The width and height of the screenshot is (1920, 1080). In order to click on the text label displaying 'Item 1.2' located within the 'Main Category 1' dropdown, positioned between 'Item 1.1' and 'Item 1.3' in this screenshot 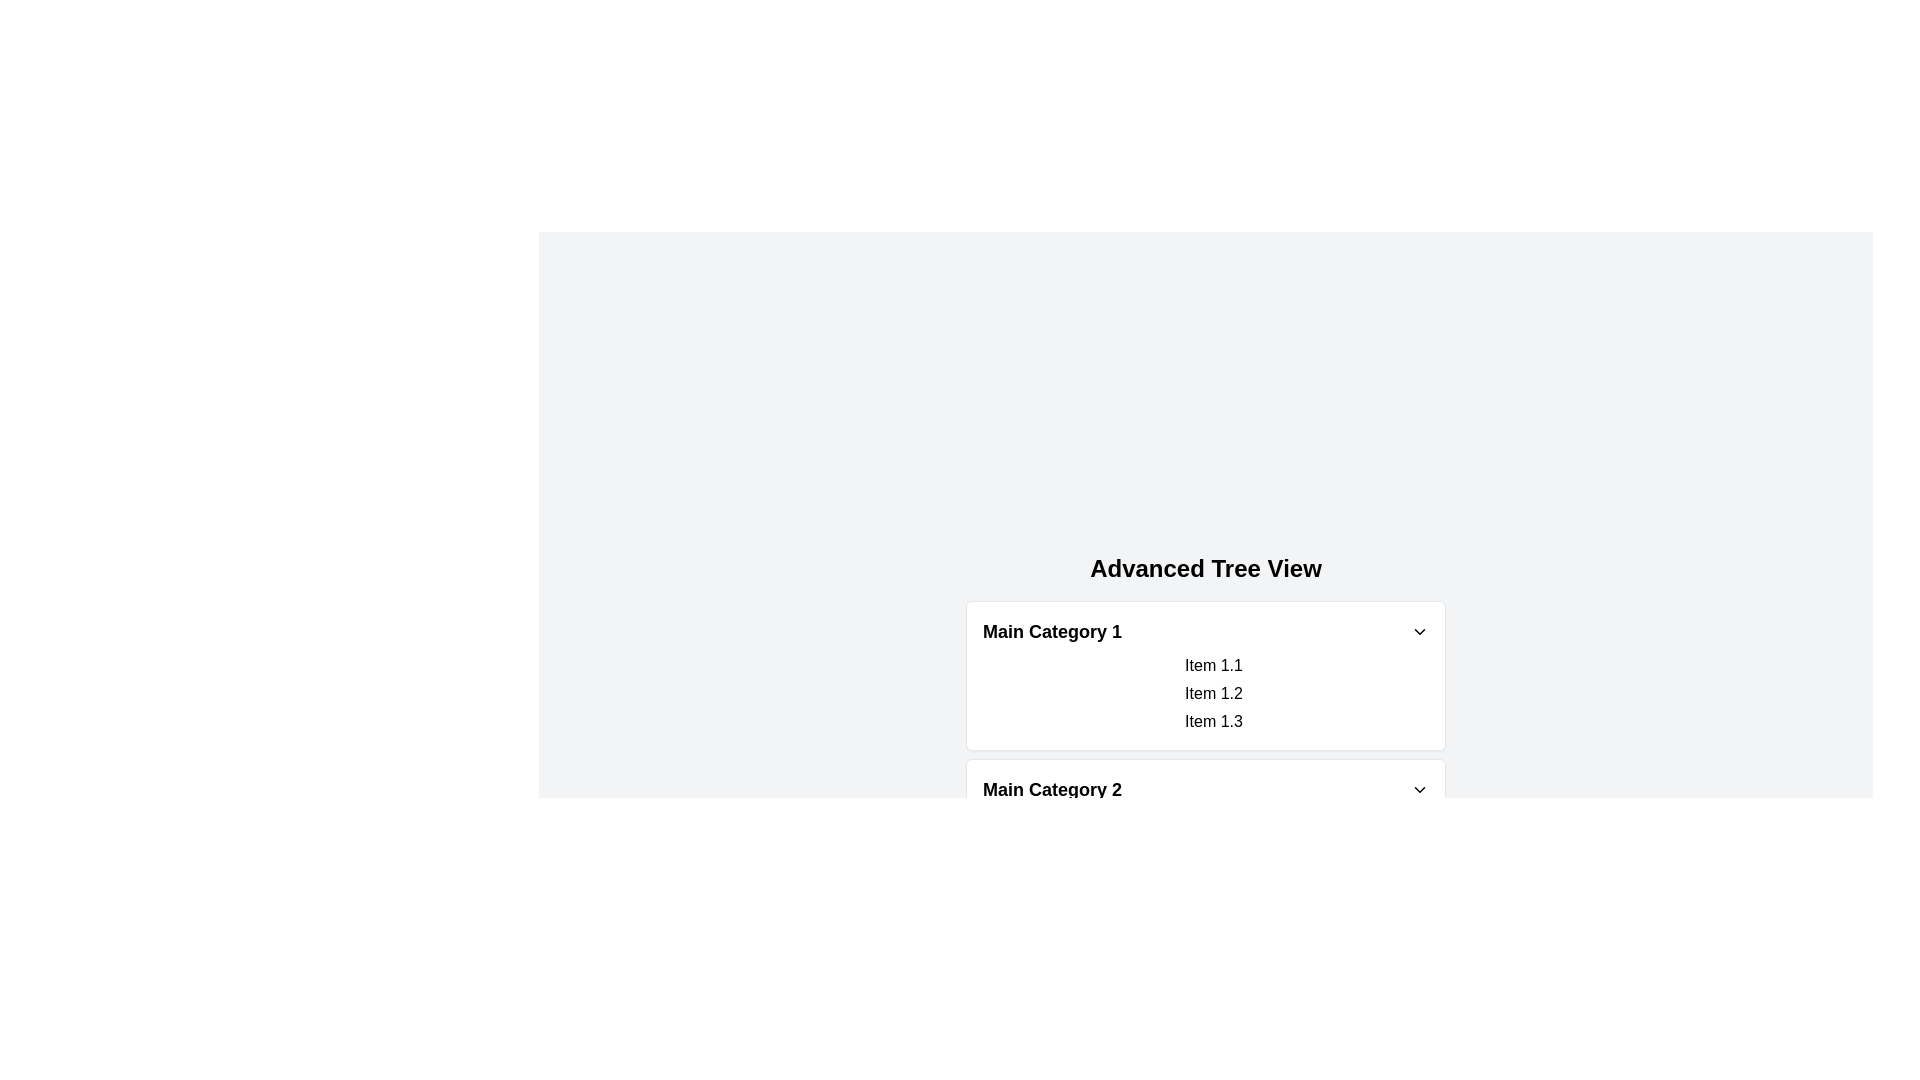, I will do `click(1213, 693)`.